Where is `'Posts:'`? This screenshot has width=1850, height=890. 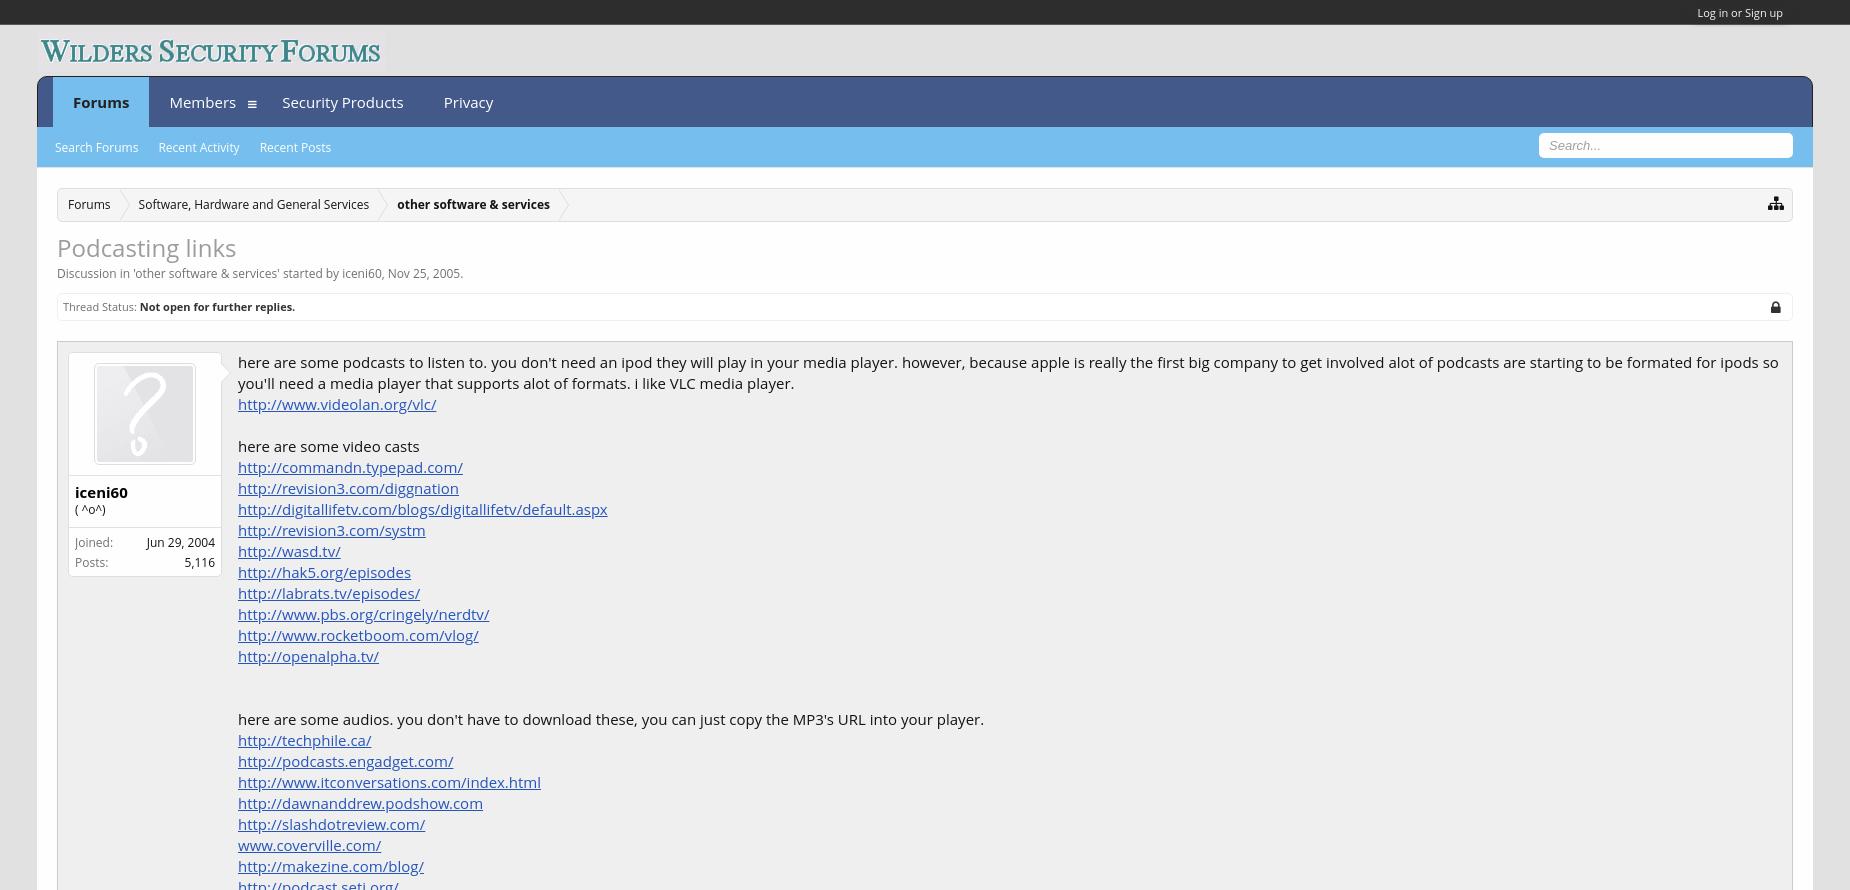
'Posts:' is located at coordinates (90, 560).